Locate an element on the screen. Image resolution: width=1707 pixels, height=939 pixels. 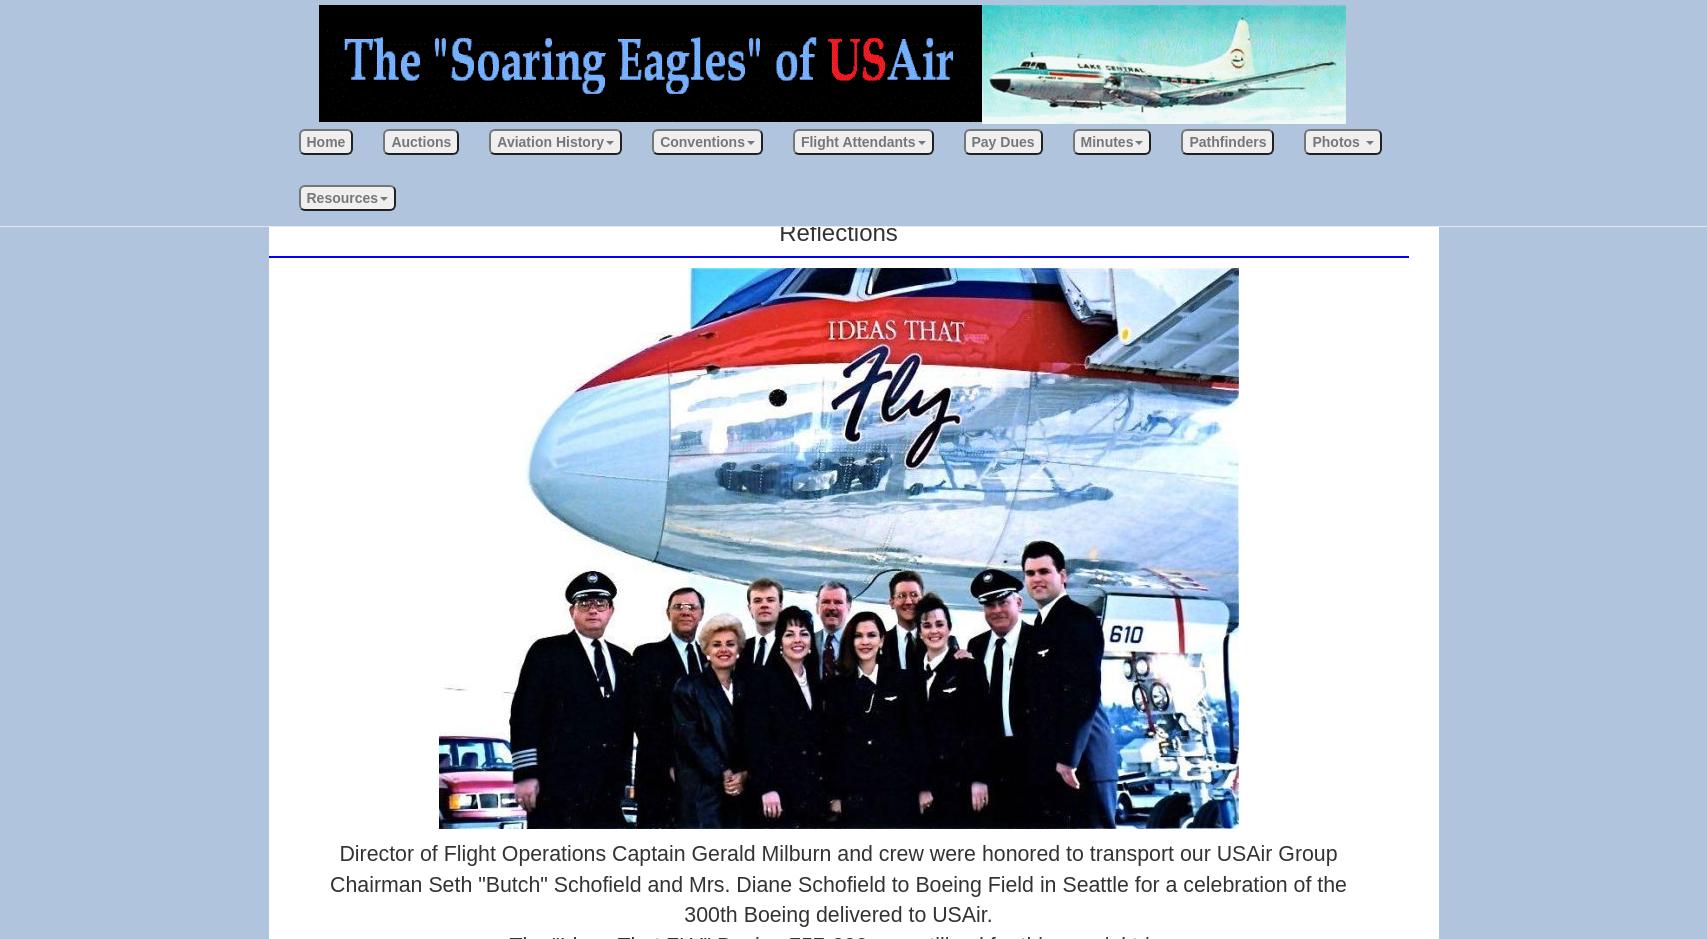
'Pathfinders' is located at coordinates (1226, 140).